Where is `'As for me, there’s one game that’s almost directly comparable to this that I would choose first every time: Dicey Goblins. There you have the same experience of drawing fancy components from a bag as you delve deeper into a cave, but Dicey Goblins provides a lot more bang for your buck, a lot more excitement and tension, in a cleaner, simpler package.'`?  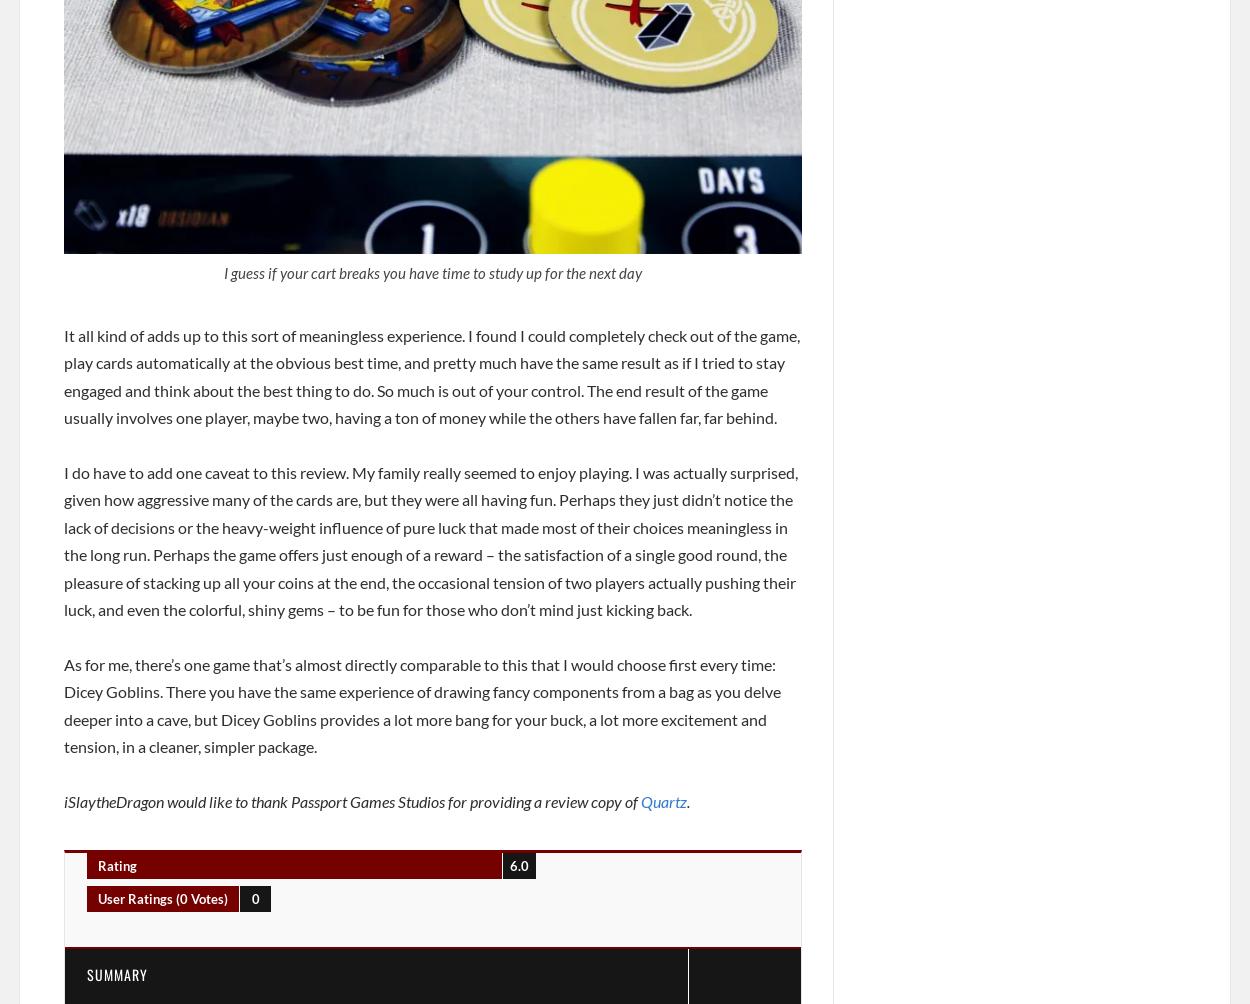 'As for me, there’s one game that’s almost directly comparable to this that I would choose first every time: Dicey Goblins. There you have the same experience of drawing fancy components from a bag as you delve deeper into a cave, but Dicey Goblins provides a lot more bang for your buck, a lot more excitement and tension, in a cleaner, simpler package.' is located at coordinates (422, 704).